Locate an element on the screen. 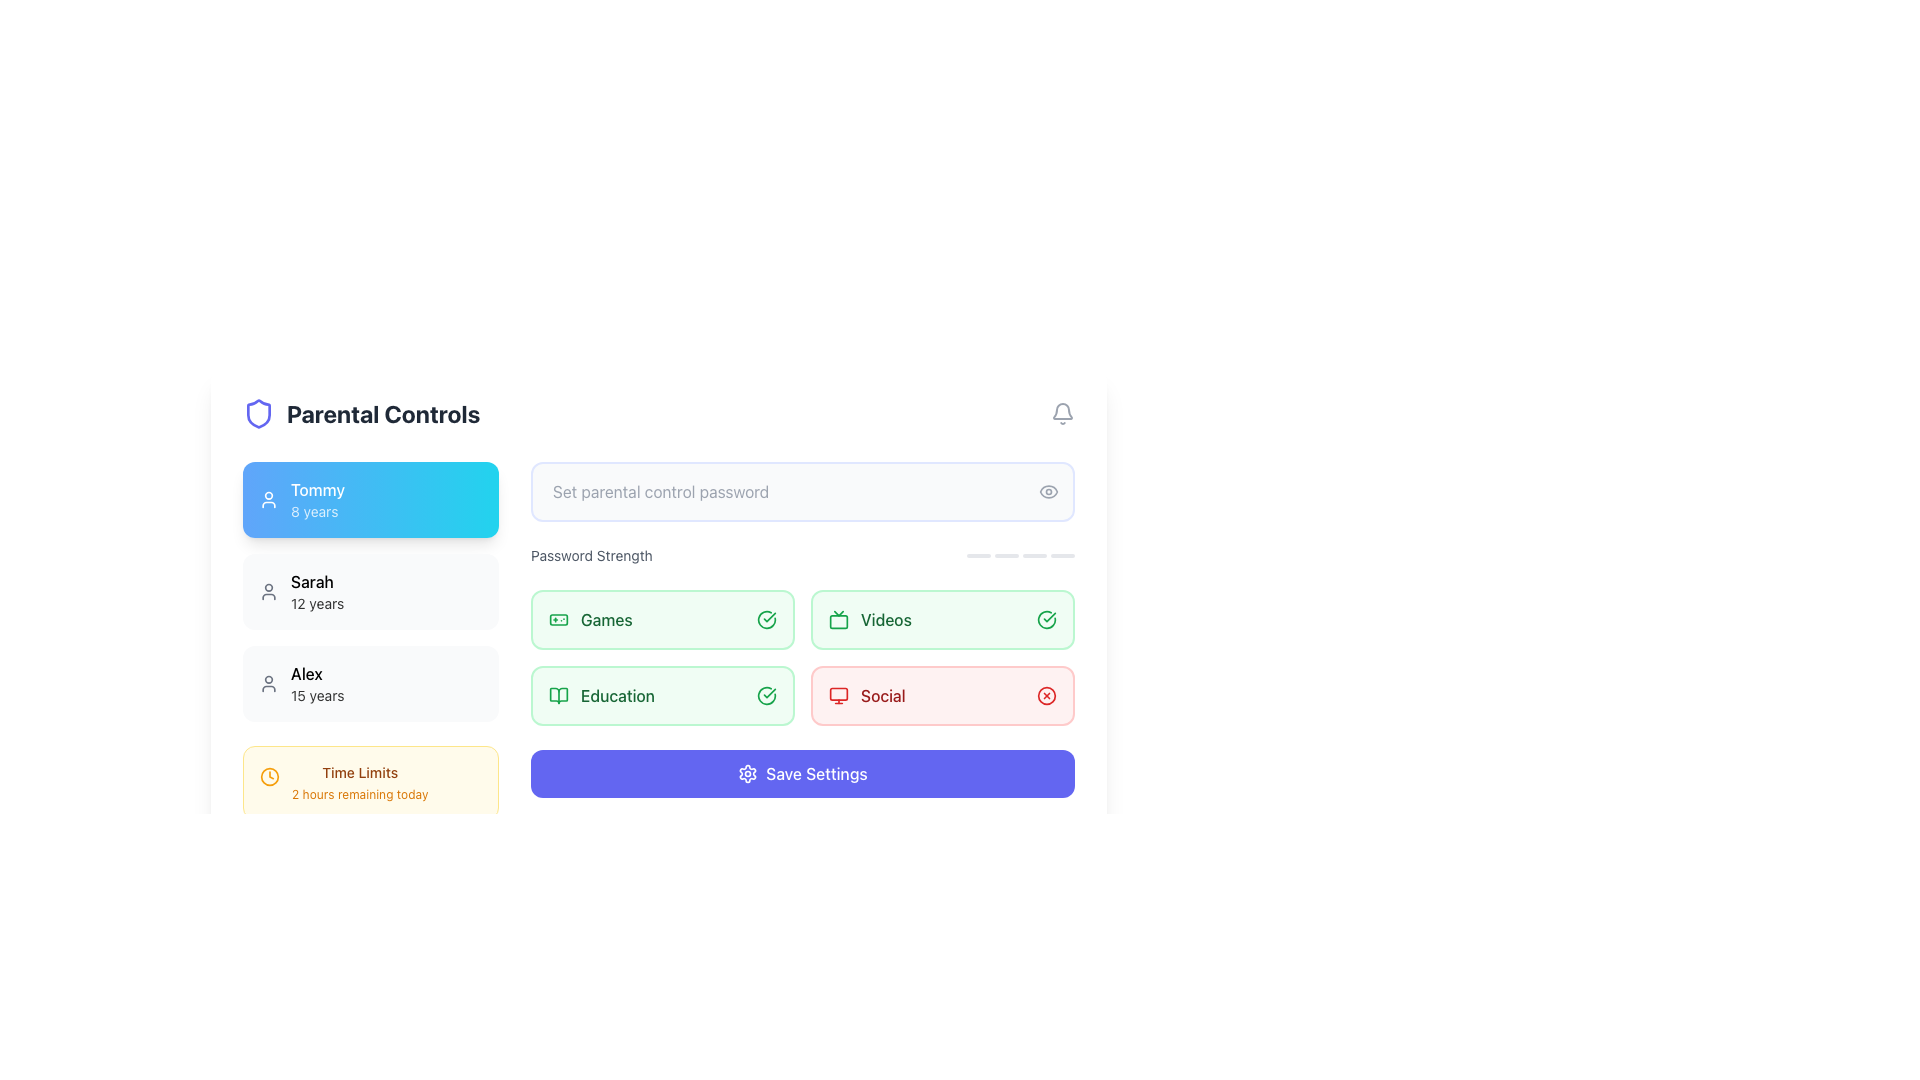  the 'Games' category label located in the 'Password Strength' section as the first item in a group of four horizontally aligned options is located at coordinates (589, 619).